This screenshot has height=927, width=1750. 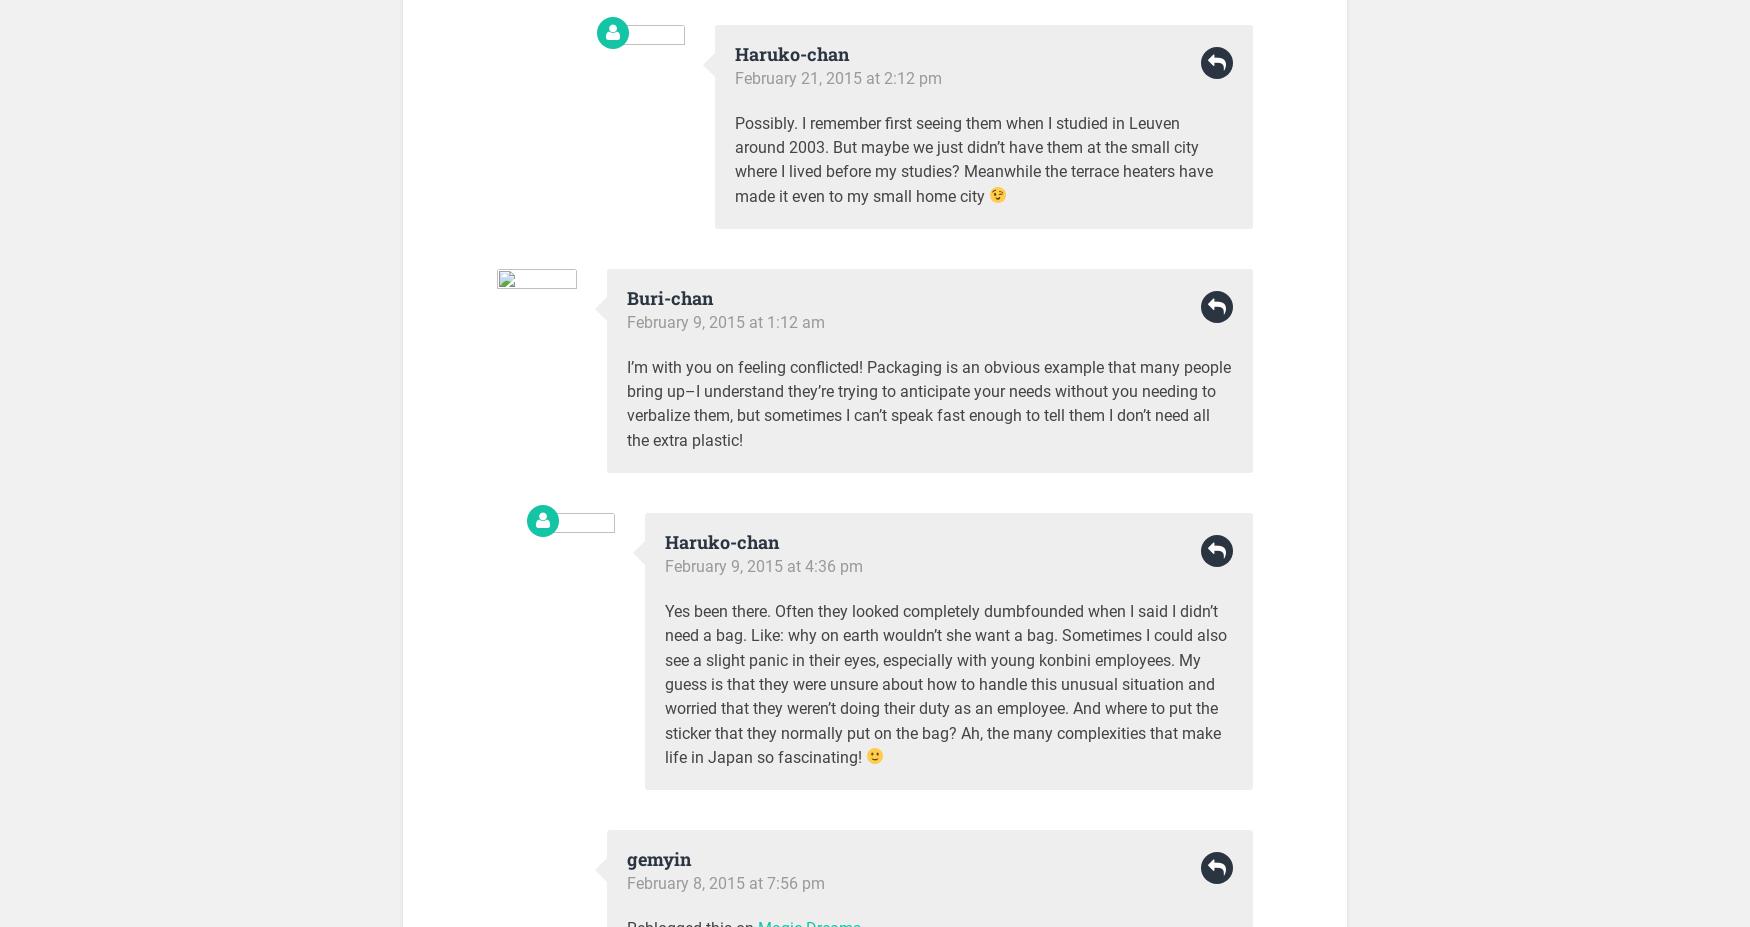 What do you see at coordinates (838, 76) in the screenshot?
I see `'February 21, 2015 at 2:12 pm'` at bounding box center [838, 76].